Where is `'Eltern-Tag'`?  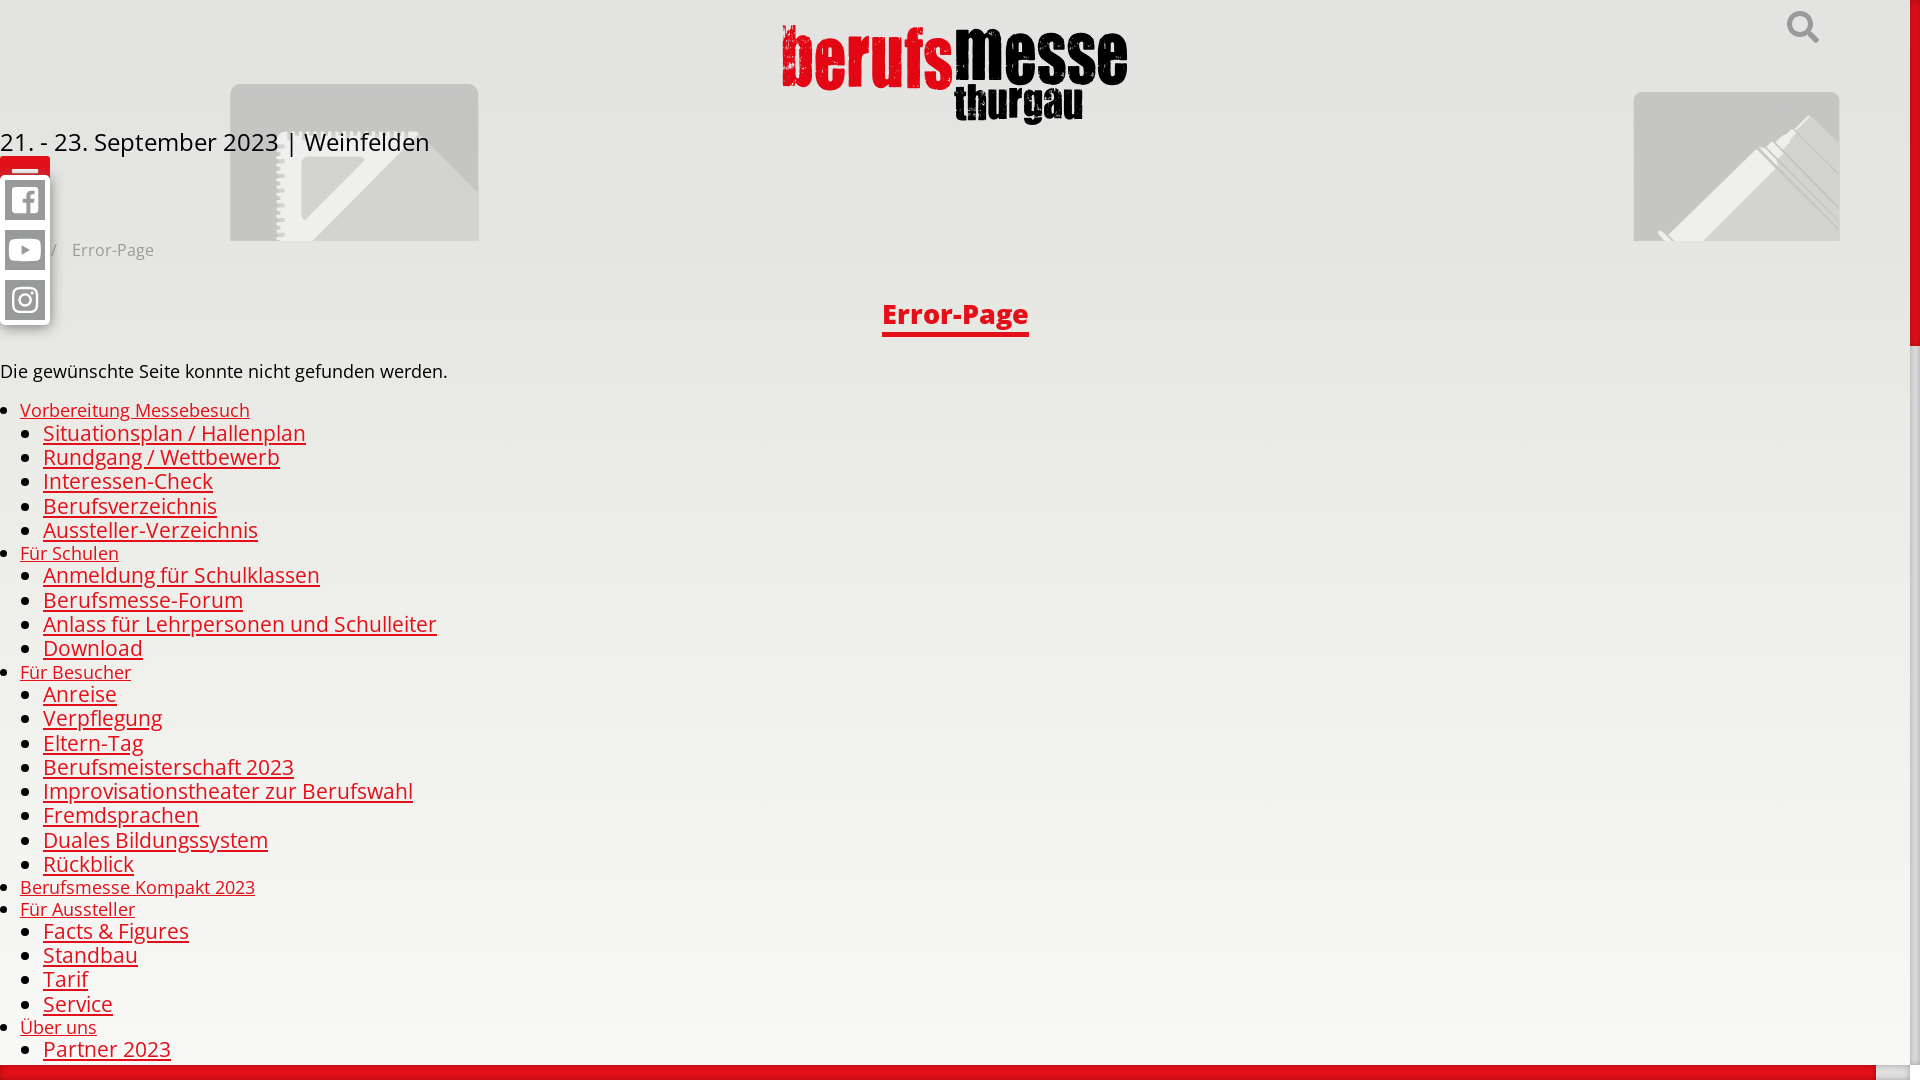
'Eltern-Tag' is located at coordinates (91, 742).